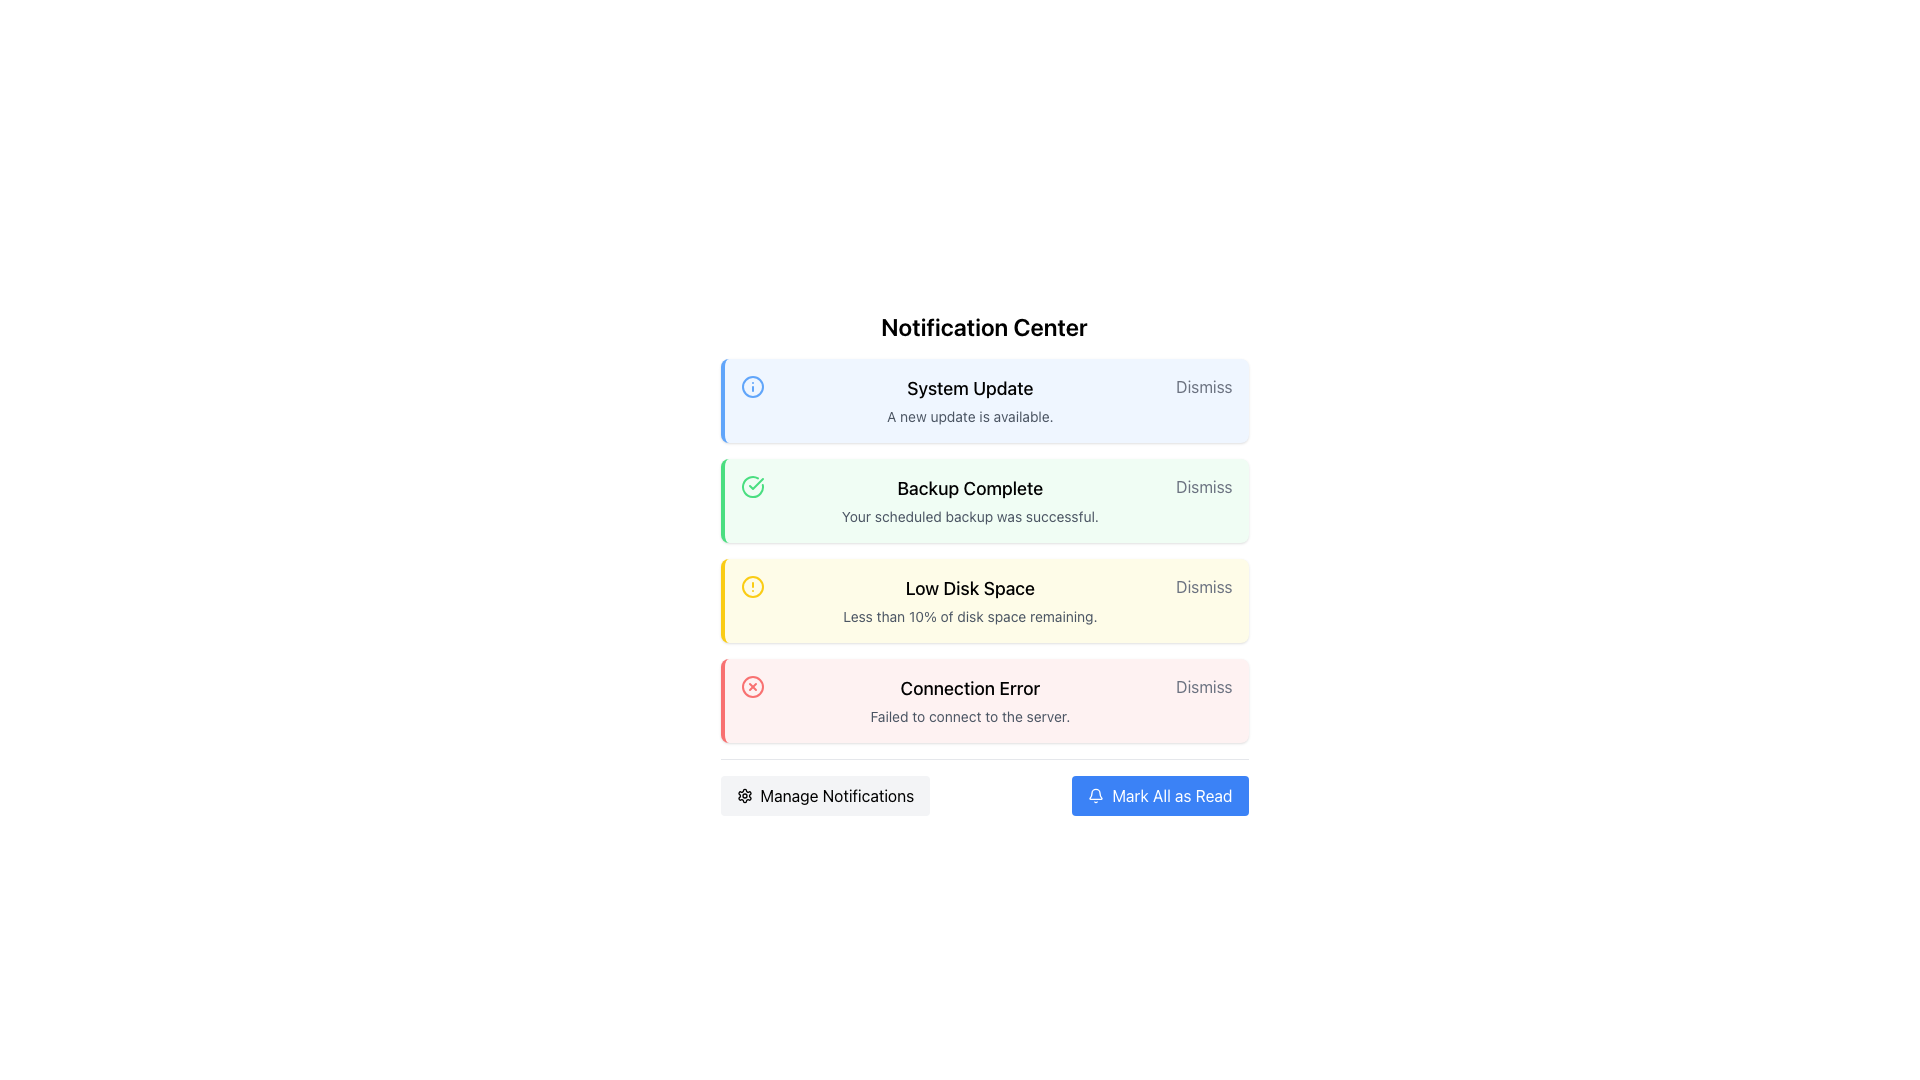 This screenshot has height=1080, width=1920. I want to click on the Static Text Label that indicates a 'Connection Error' within the notification card section of the interface, so click(970, 688).